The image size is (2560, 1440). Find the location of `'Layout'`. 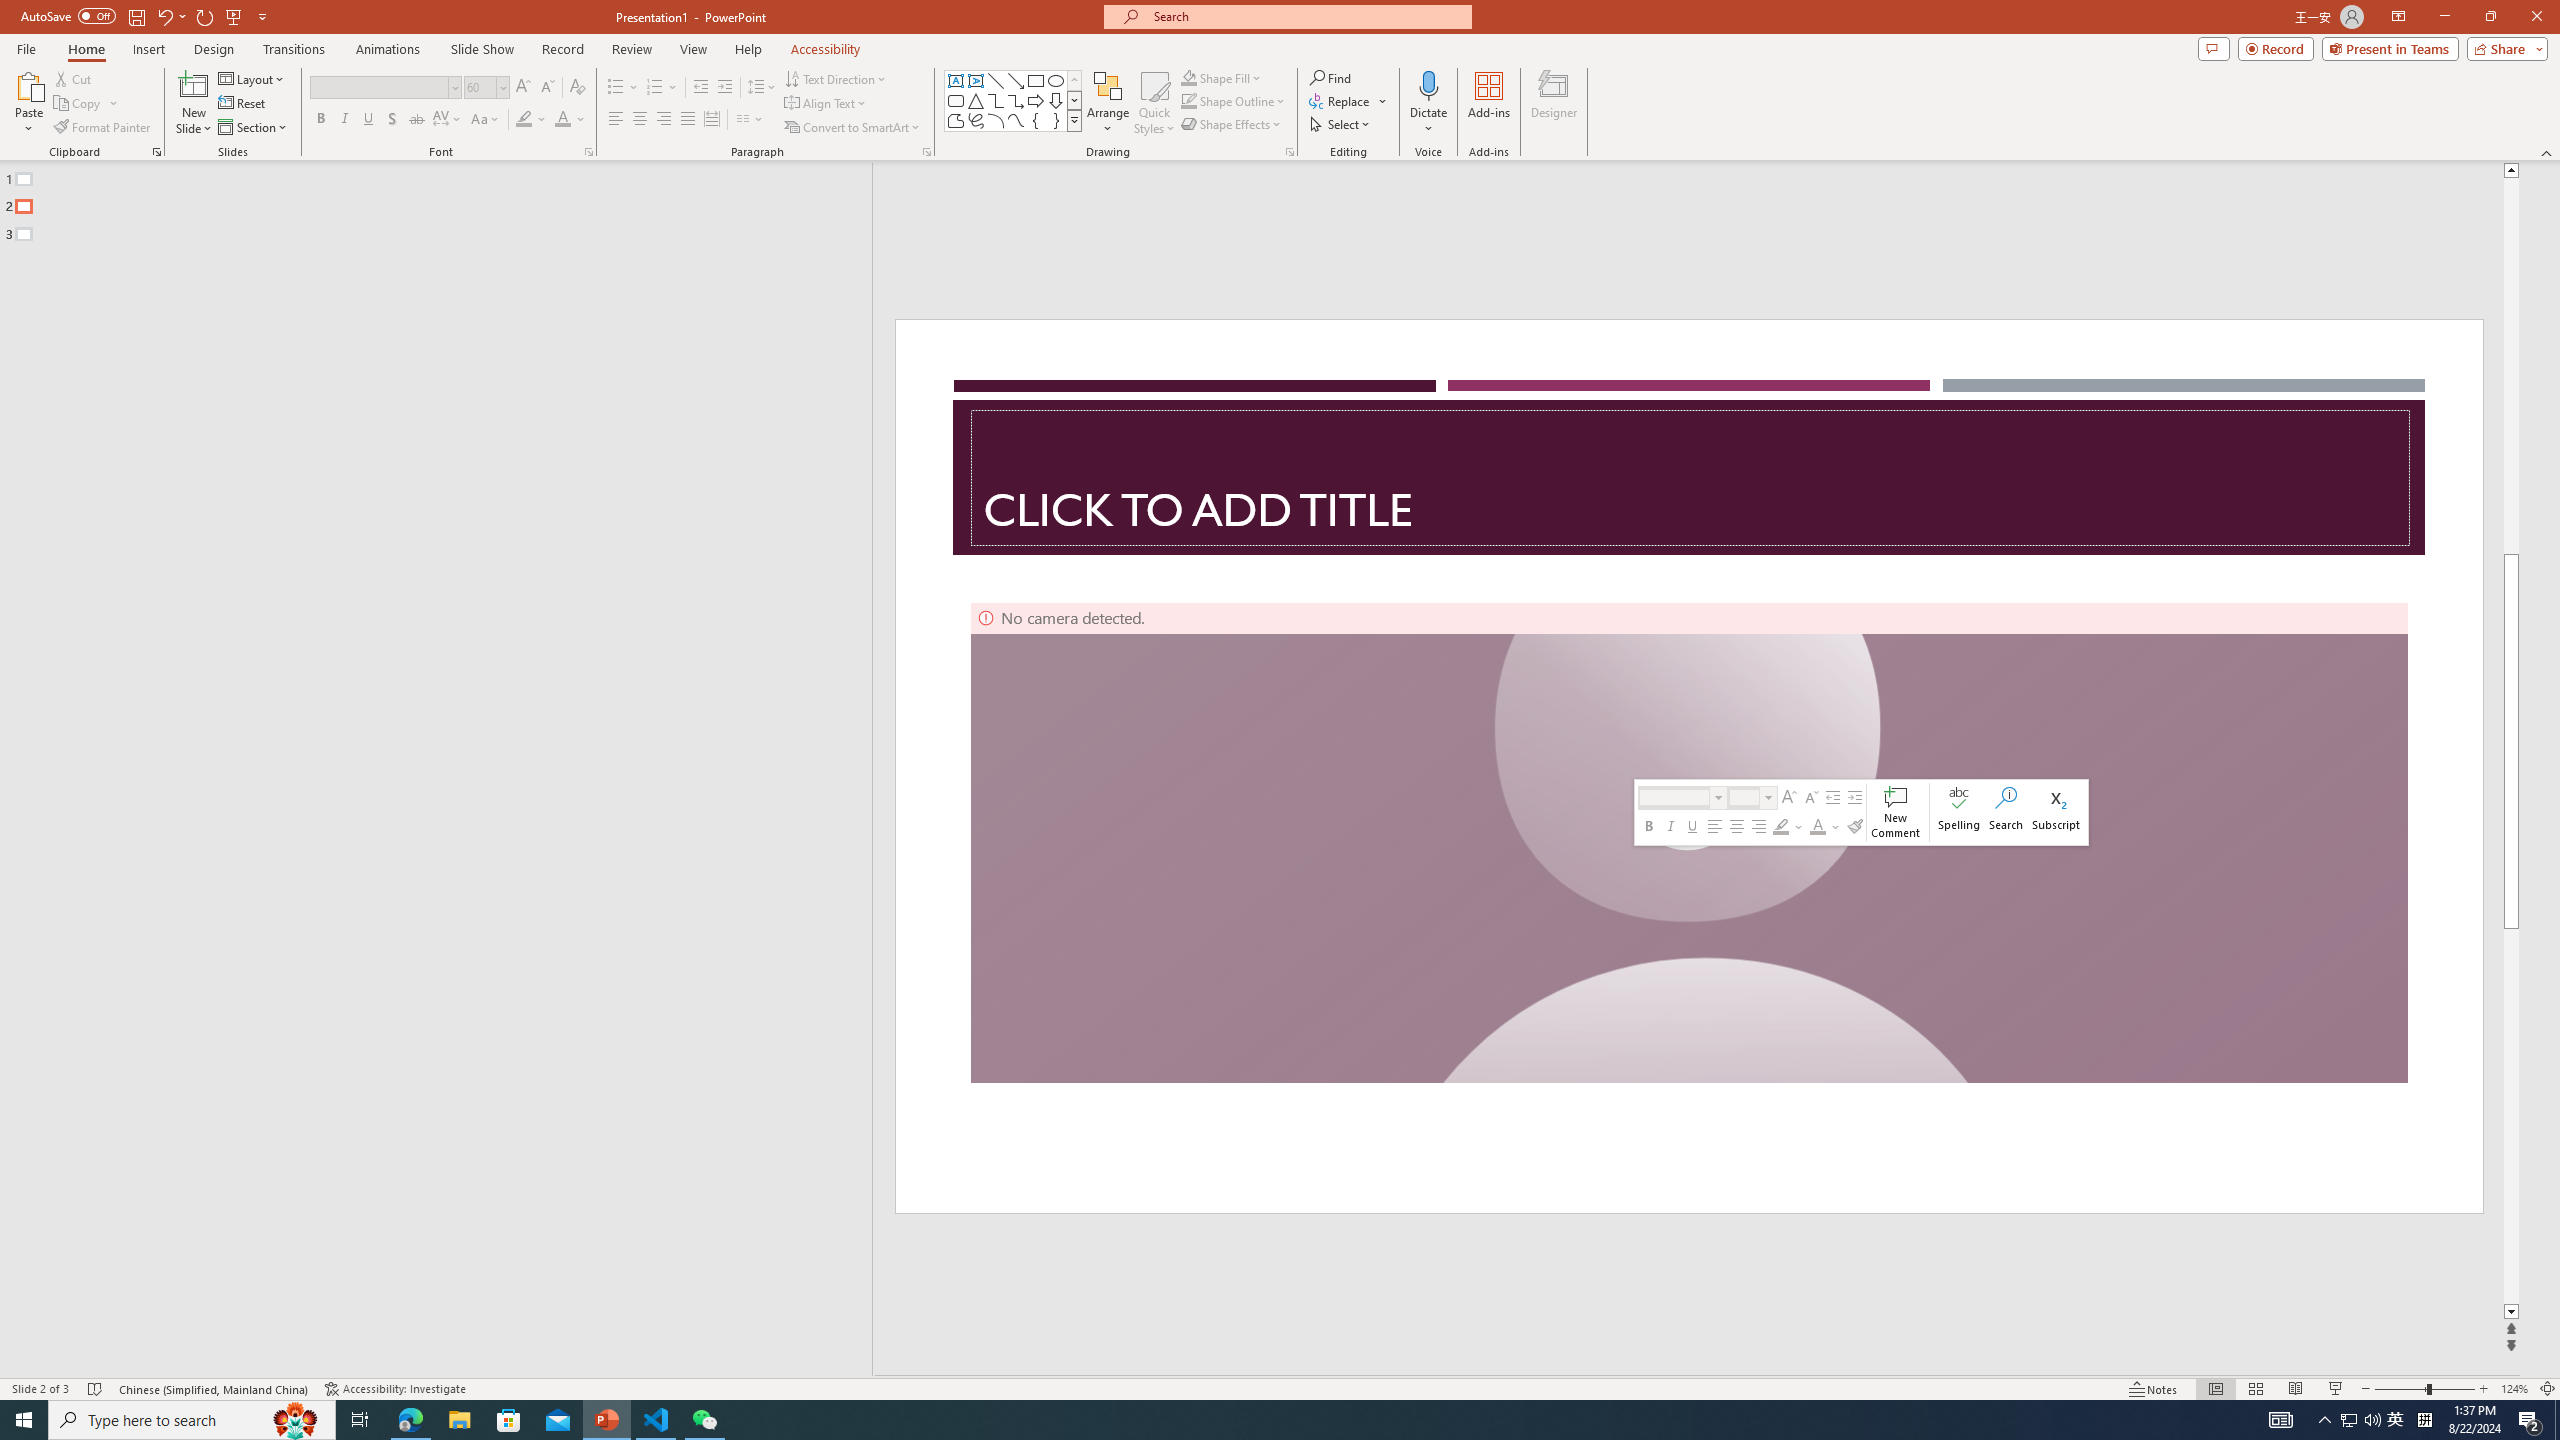

'Layout' is located at coordinates (252, 78).